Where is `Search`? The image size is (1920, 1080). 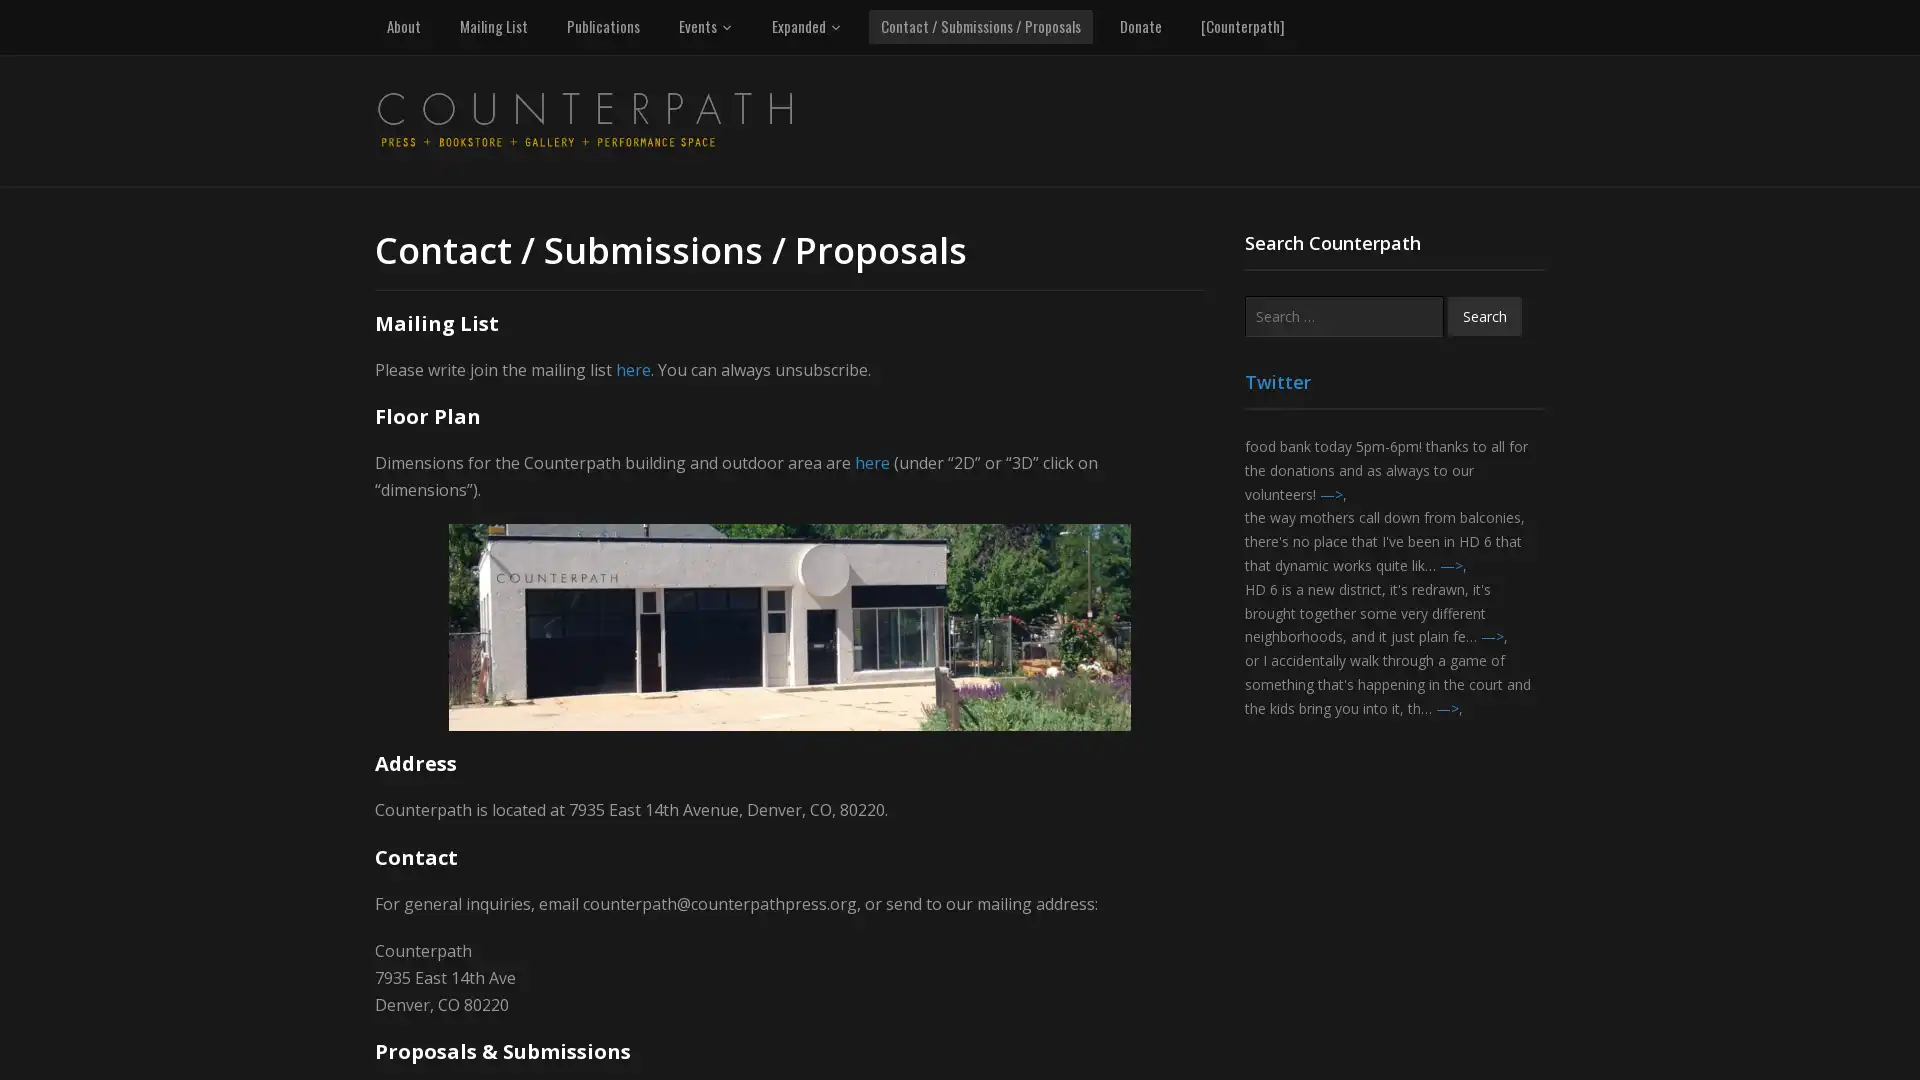 Search is located at coordinates (1484, 315).